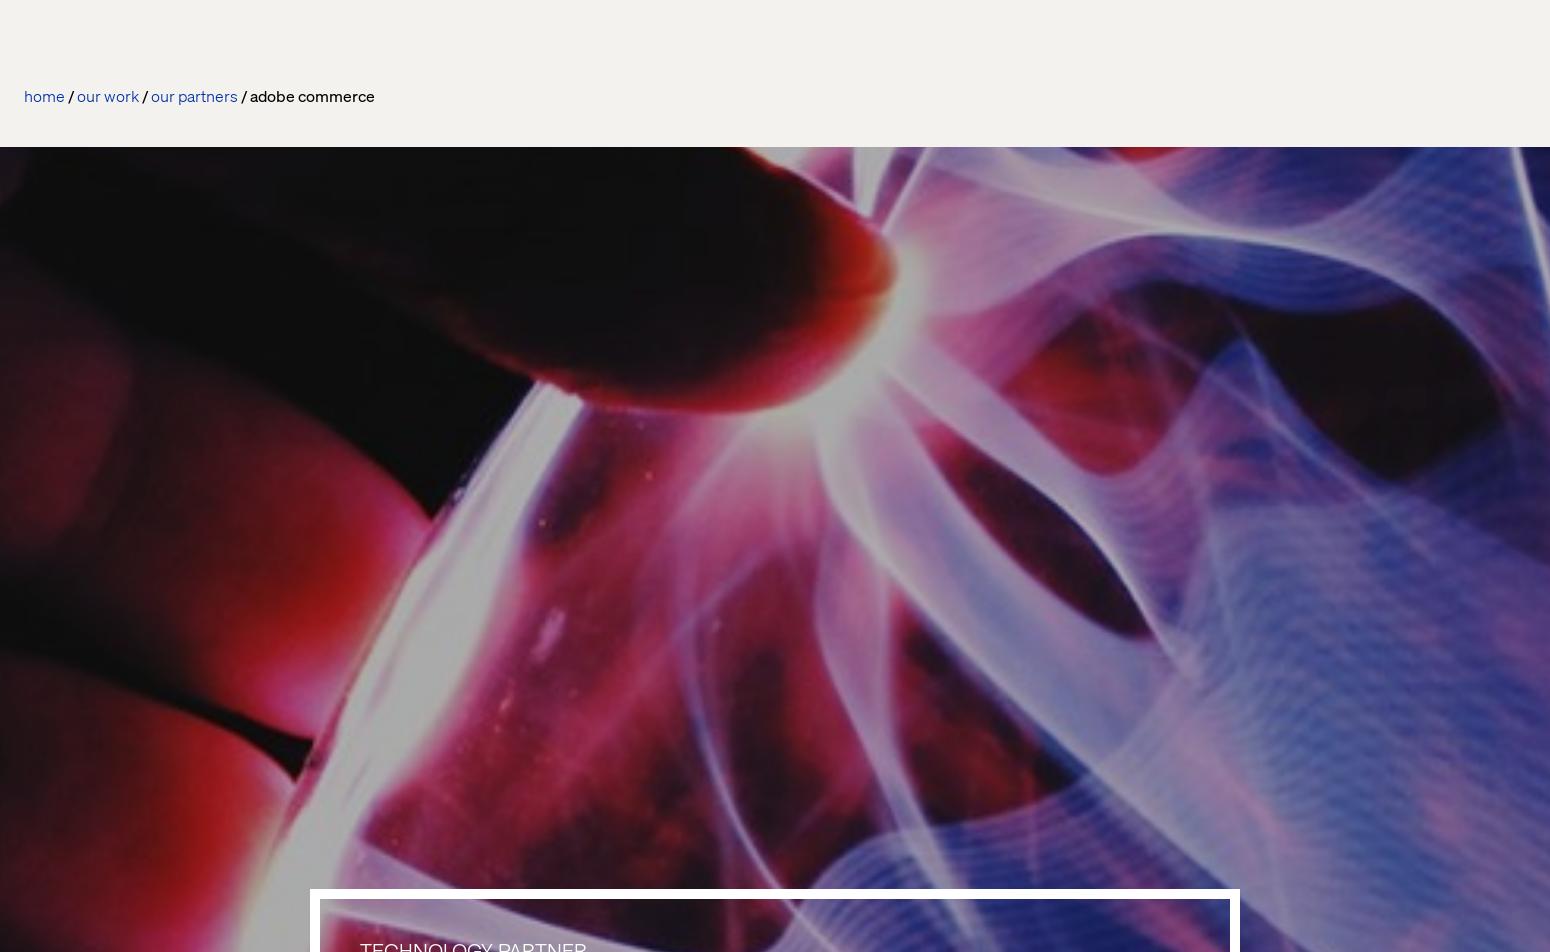 This screenshot has height=952, width=1550. Describe the element at coordinates (49, 825) in the screenshot. I see `'Toyota'` at that location.